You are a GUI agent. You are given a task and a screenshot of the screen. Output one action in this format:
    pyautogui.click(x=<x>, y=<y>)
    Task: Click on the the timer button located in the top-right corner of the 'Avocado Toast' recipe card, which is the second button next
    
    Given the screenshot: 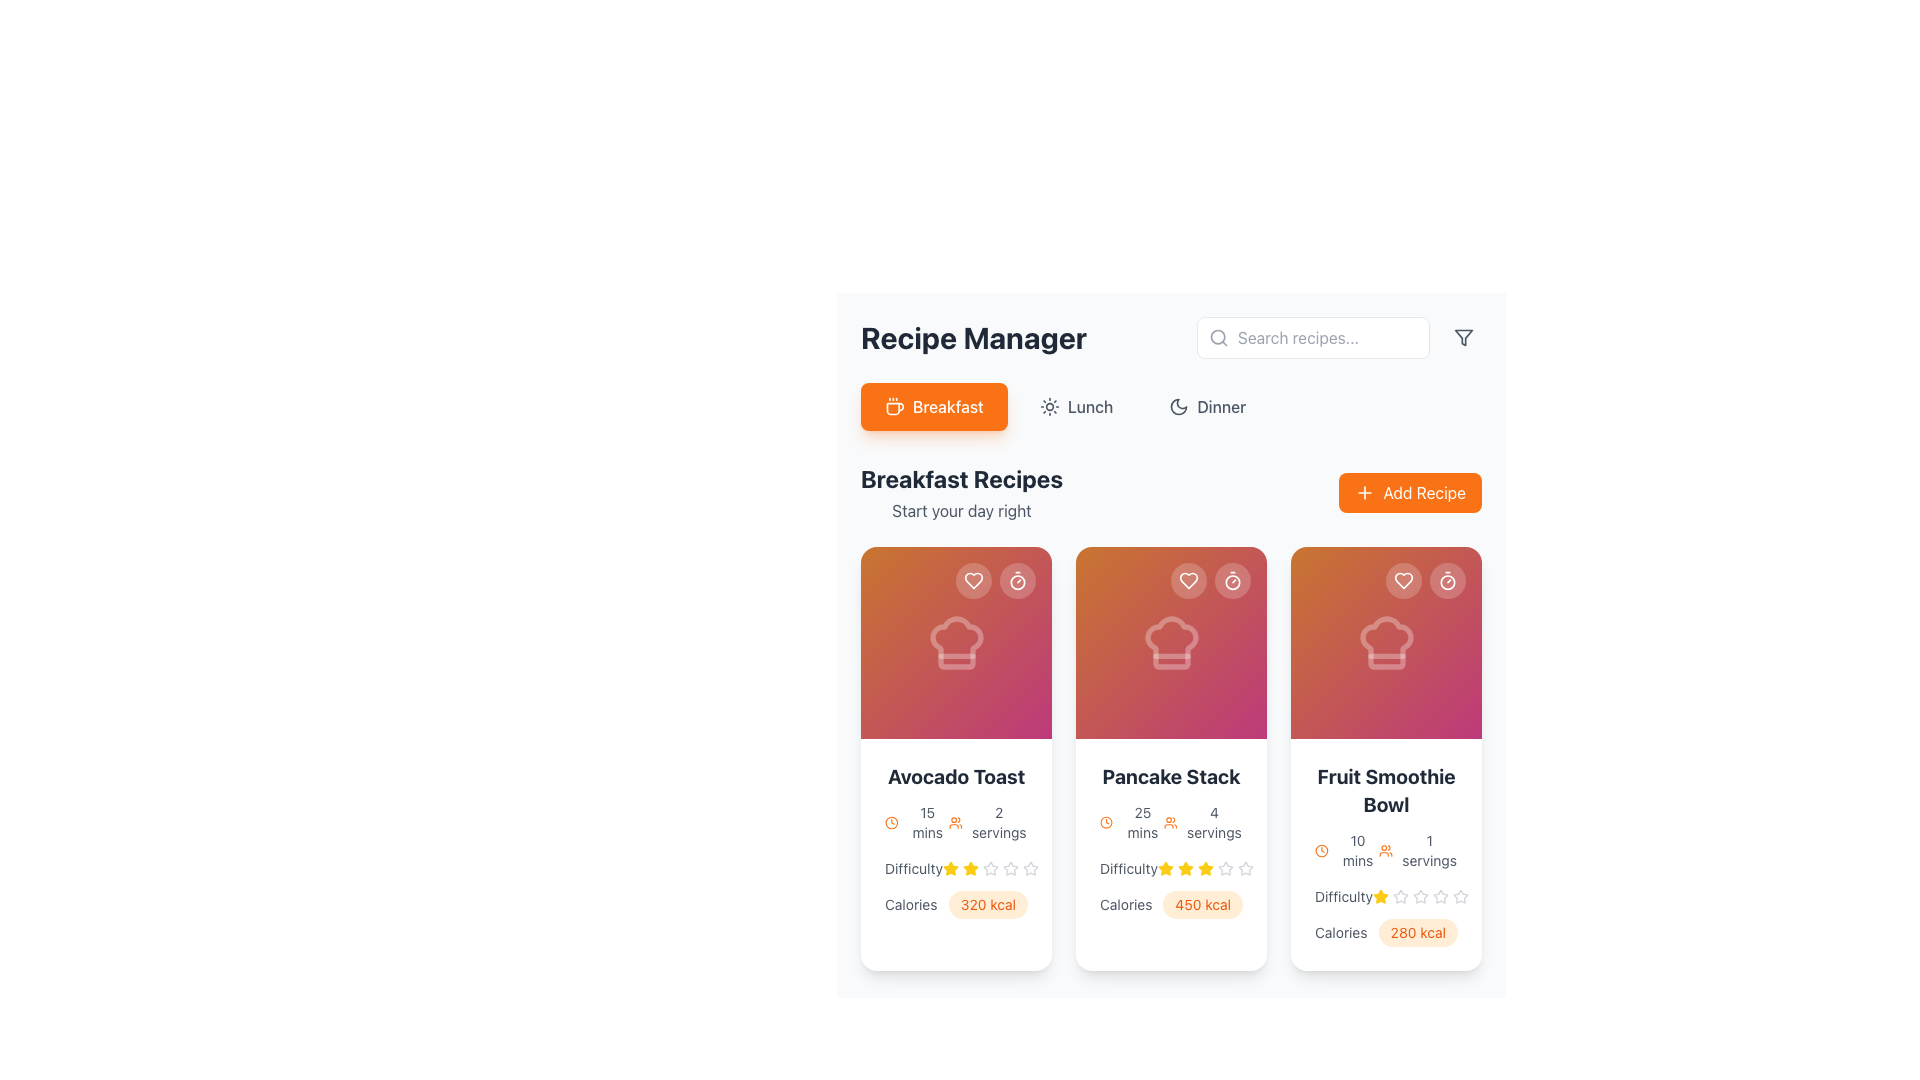 What is the action you would take?
    pyautogui.click(x=1017, y=581)
    